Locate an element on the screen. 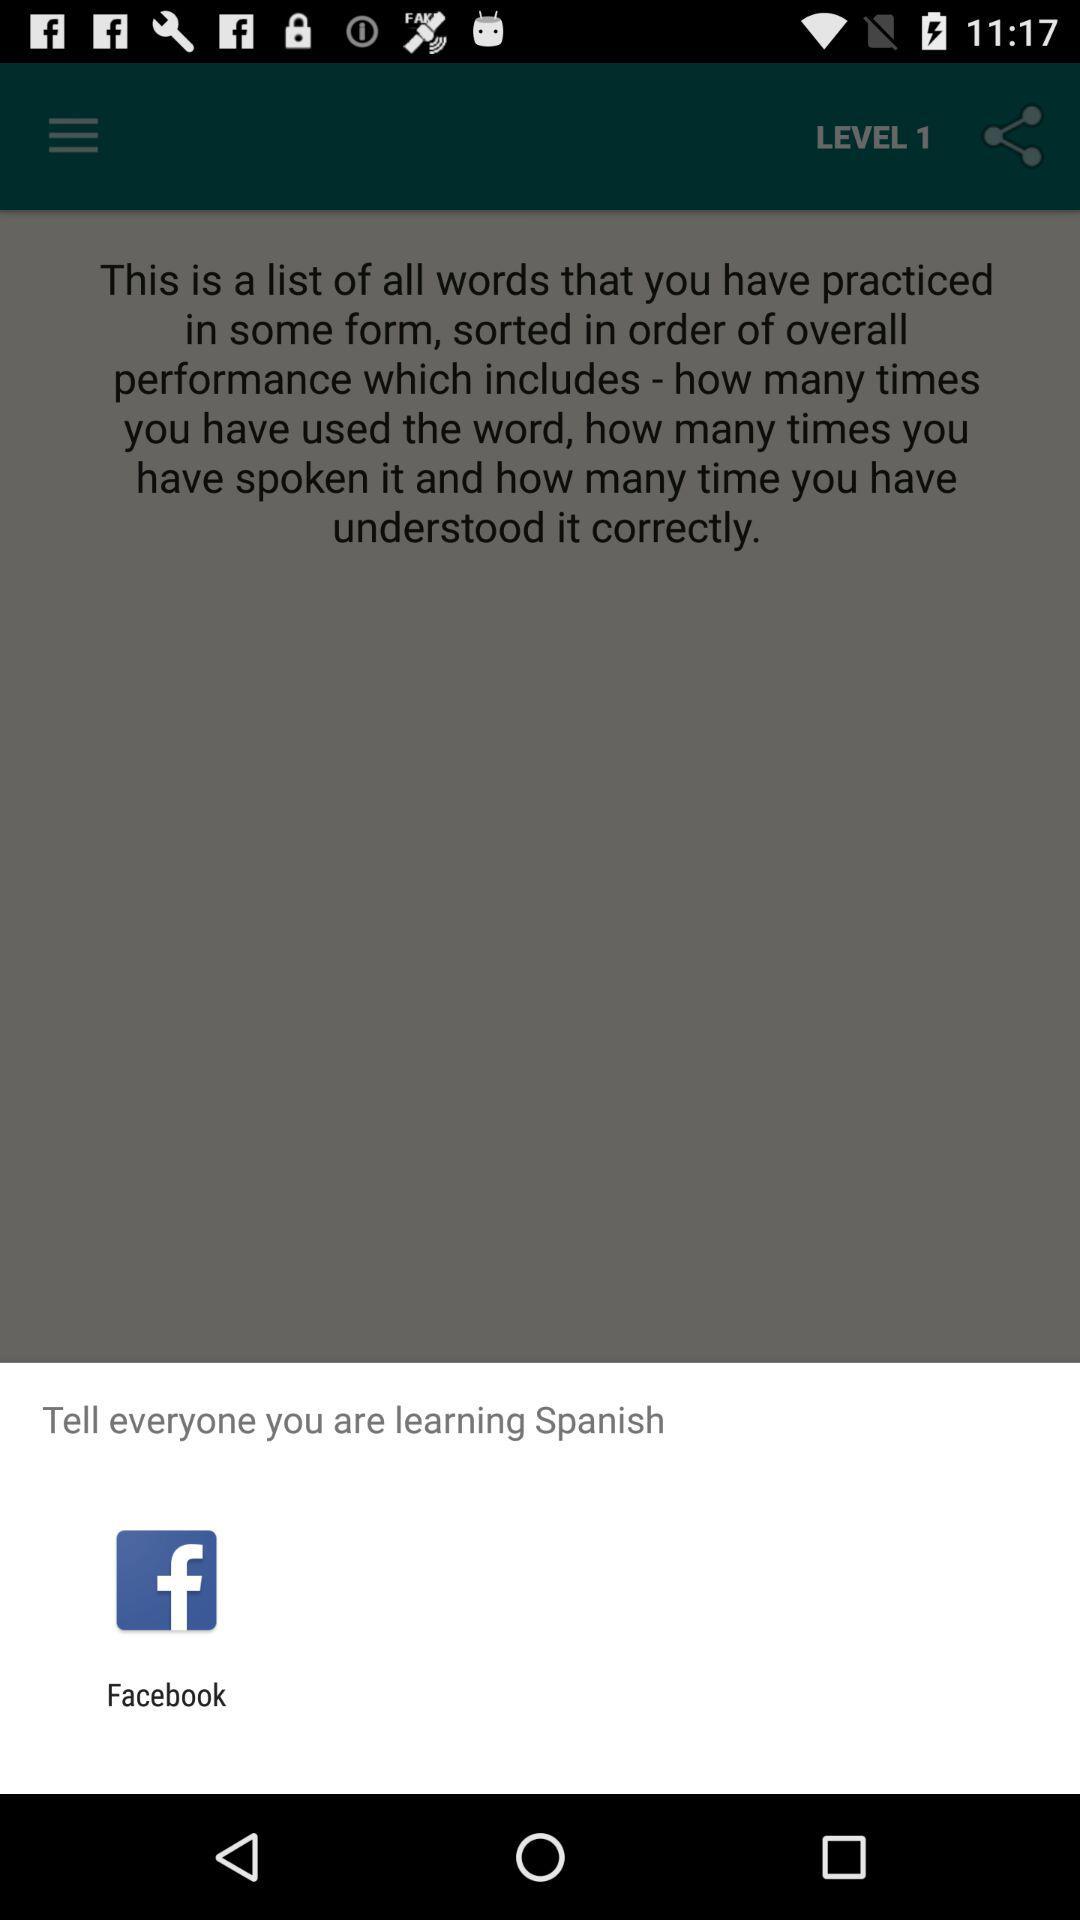  the facebook icon is located at coordinates (165, 1711).